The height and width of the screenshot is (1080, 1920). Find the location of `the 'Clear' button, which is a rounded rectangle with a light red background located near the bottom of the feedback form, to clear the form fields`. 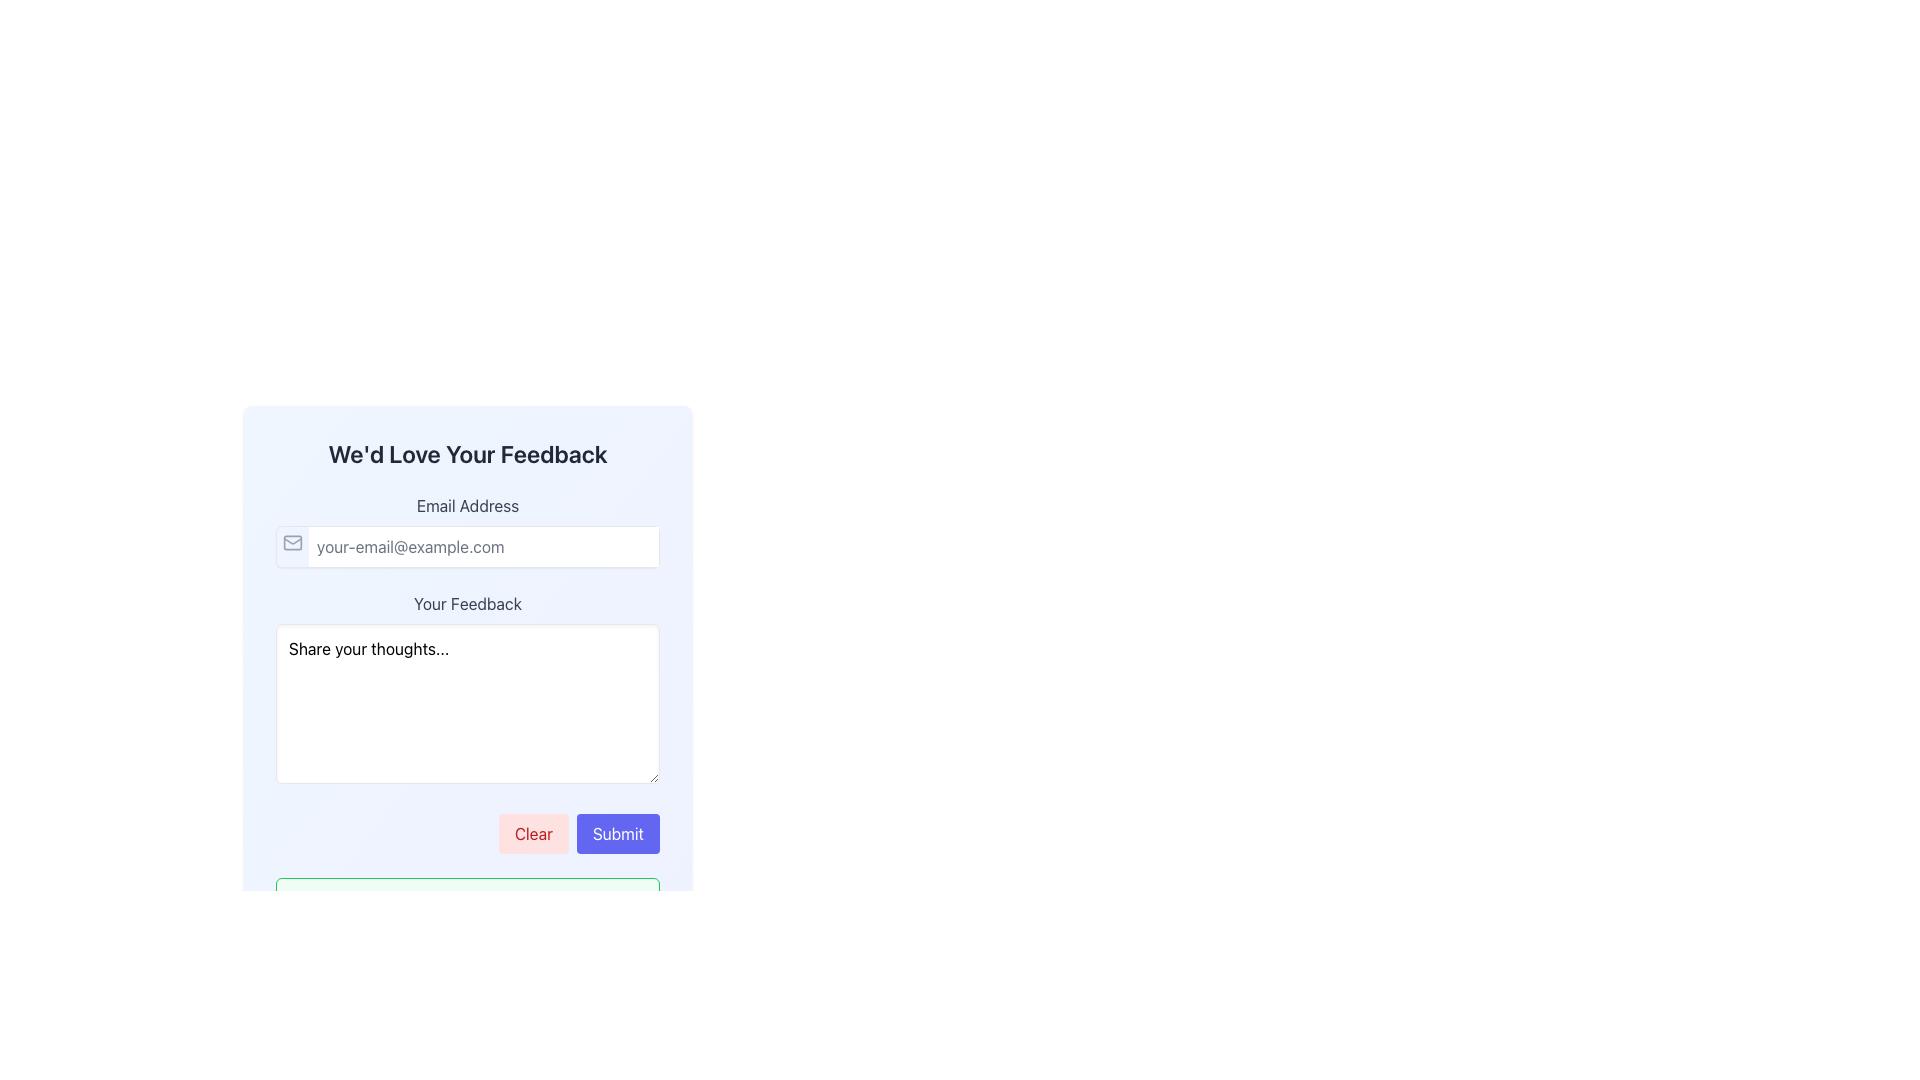

the 'Clear' button, which is a rounded rectangle with a light red background located near the bottom of the feedback form, to clear the form fields is located at coordinates (533, 833).